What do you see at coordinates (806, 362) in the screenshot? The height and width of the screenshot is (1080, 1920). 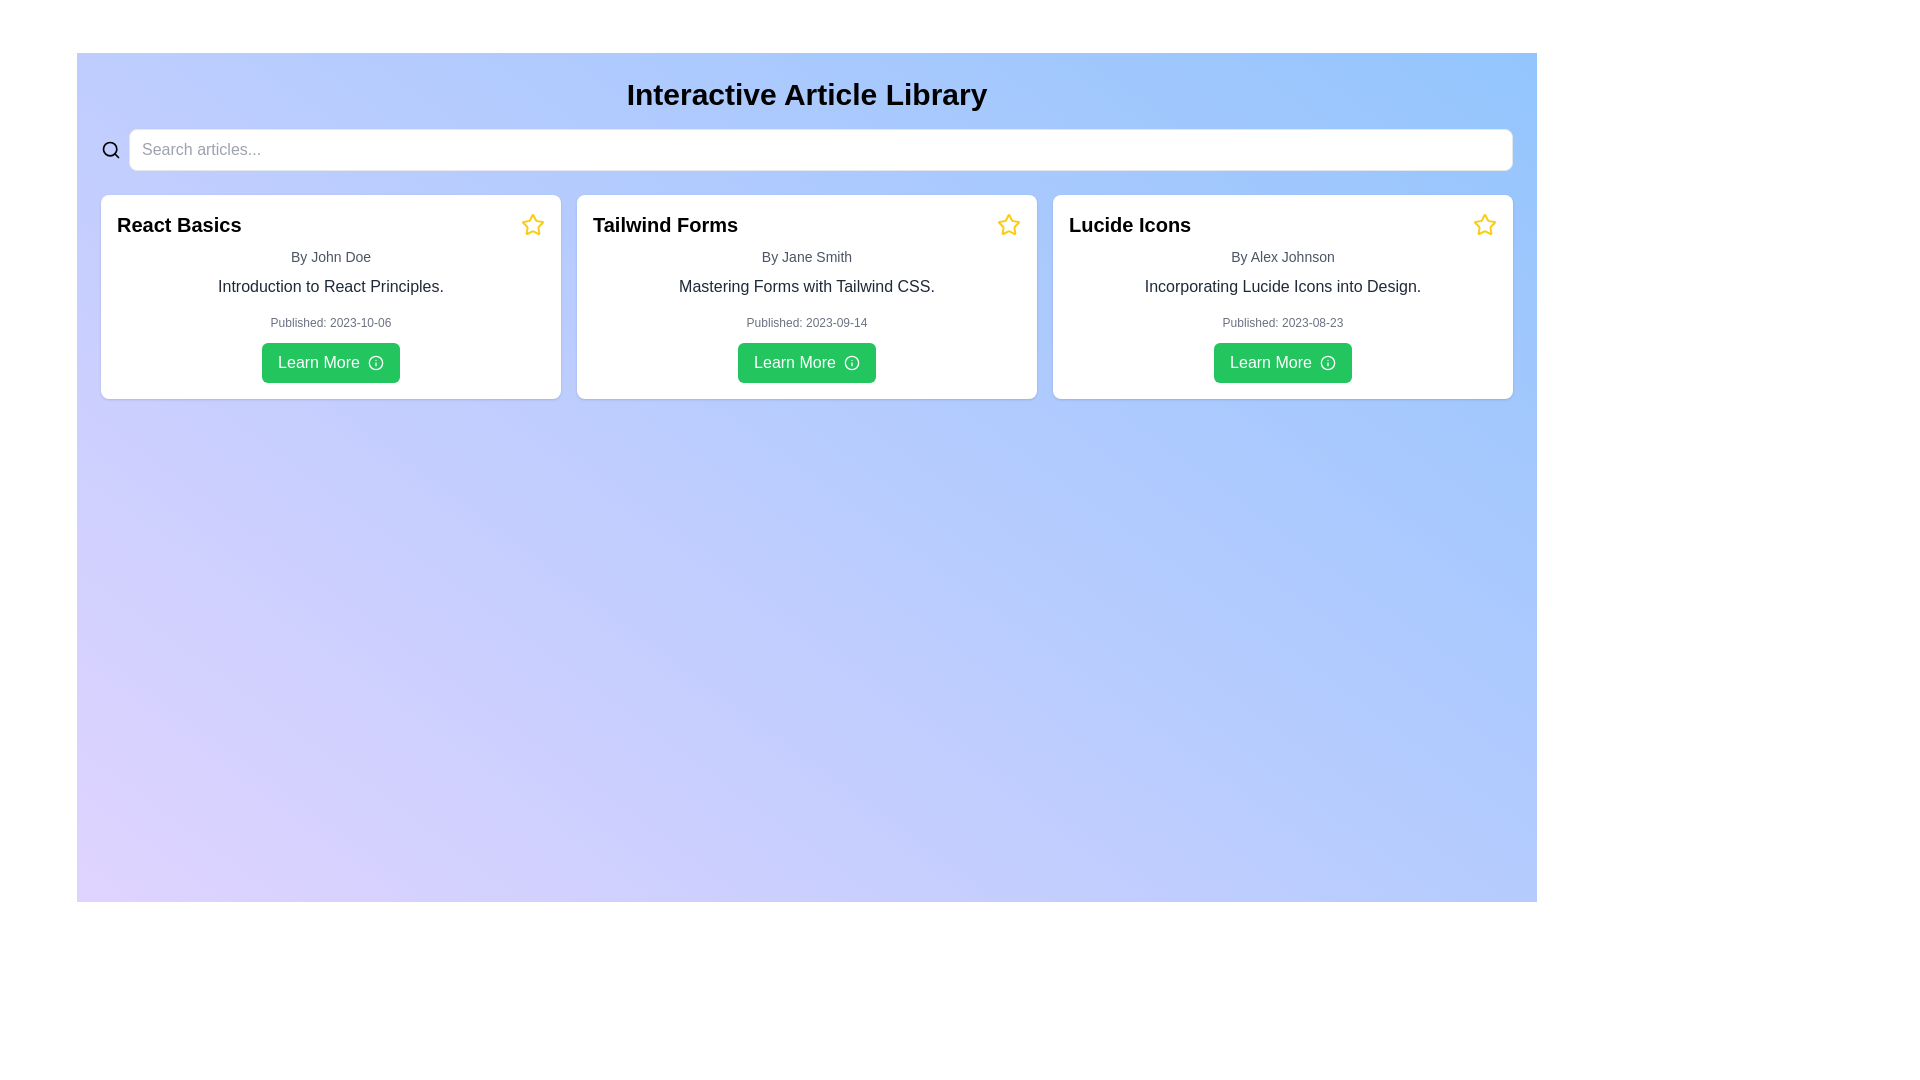 I see `the button located at the bottom center of the middle content card` at bounding box center [806, 362].